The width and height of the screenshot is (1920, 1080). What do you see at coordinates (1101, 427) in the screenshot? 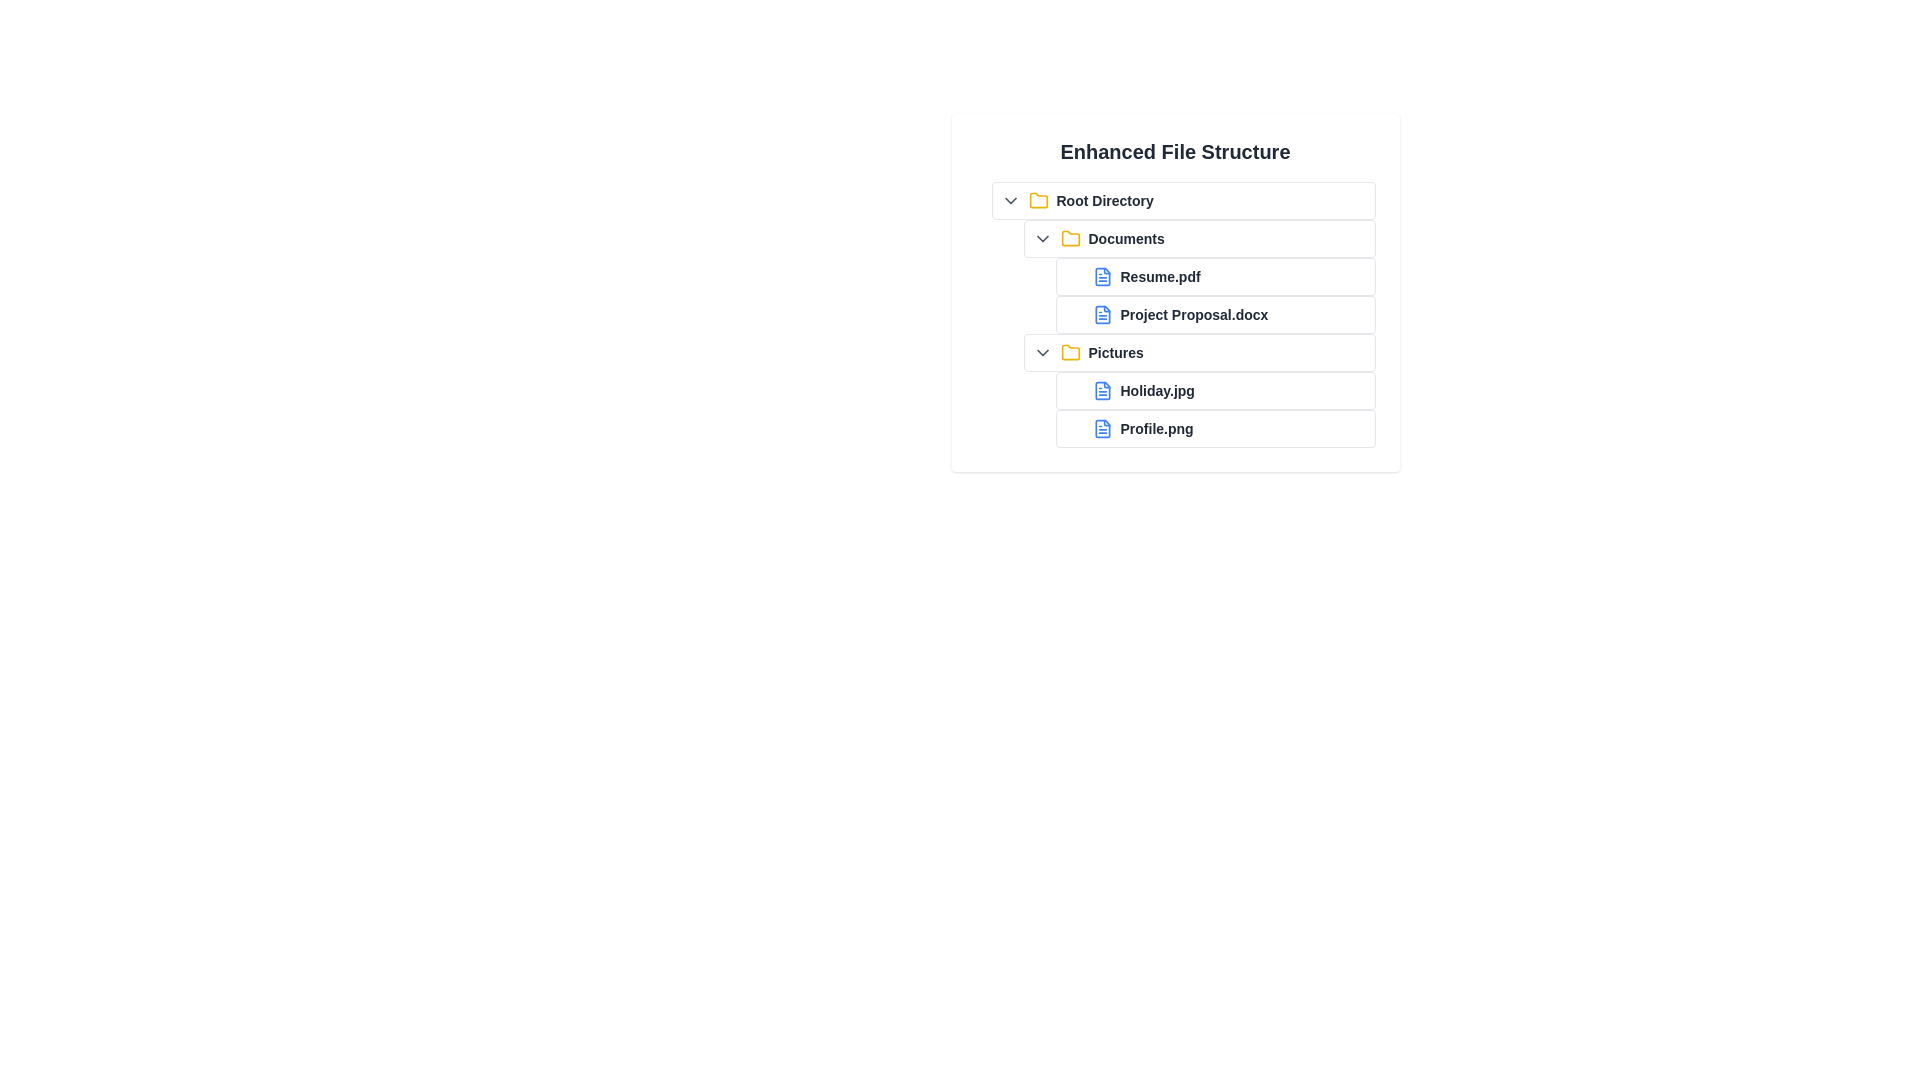
I see `the SVG icon representing the file type for 'Profile.png'` at bounding box center [1101, 427].